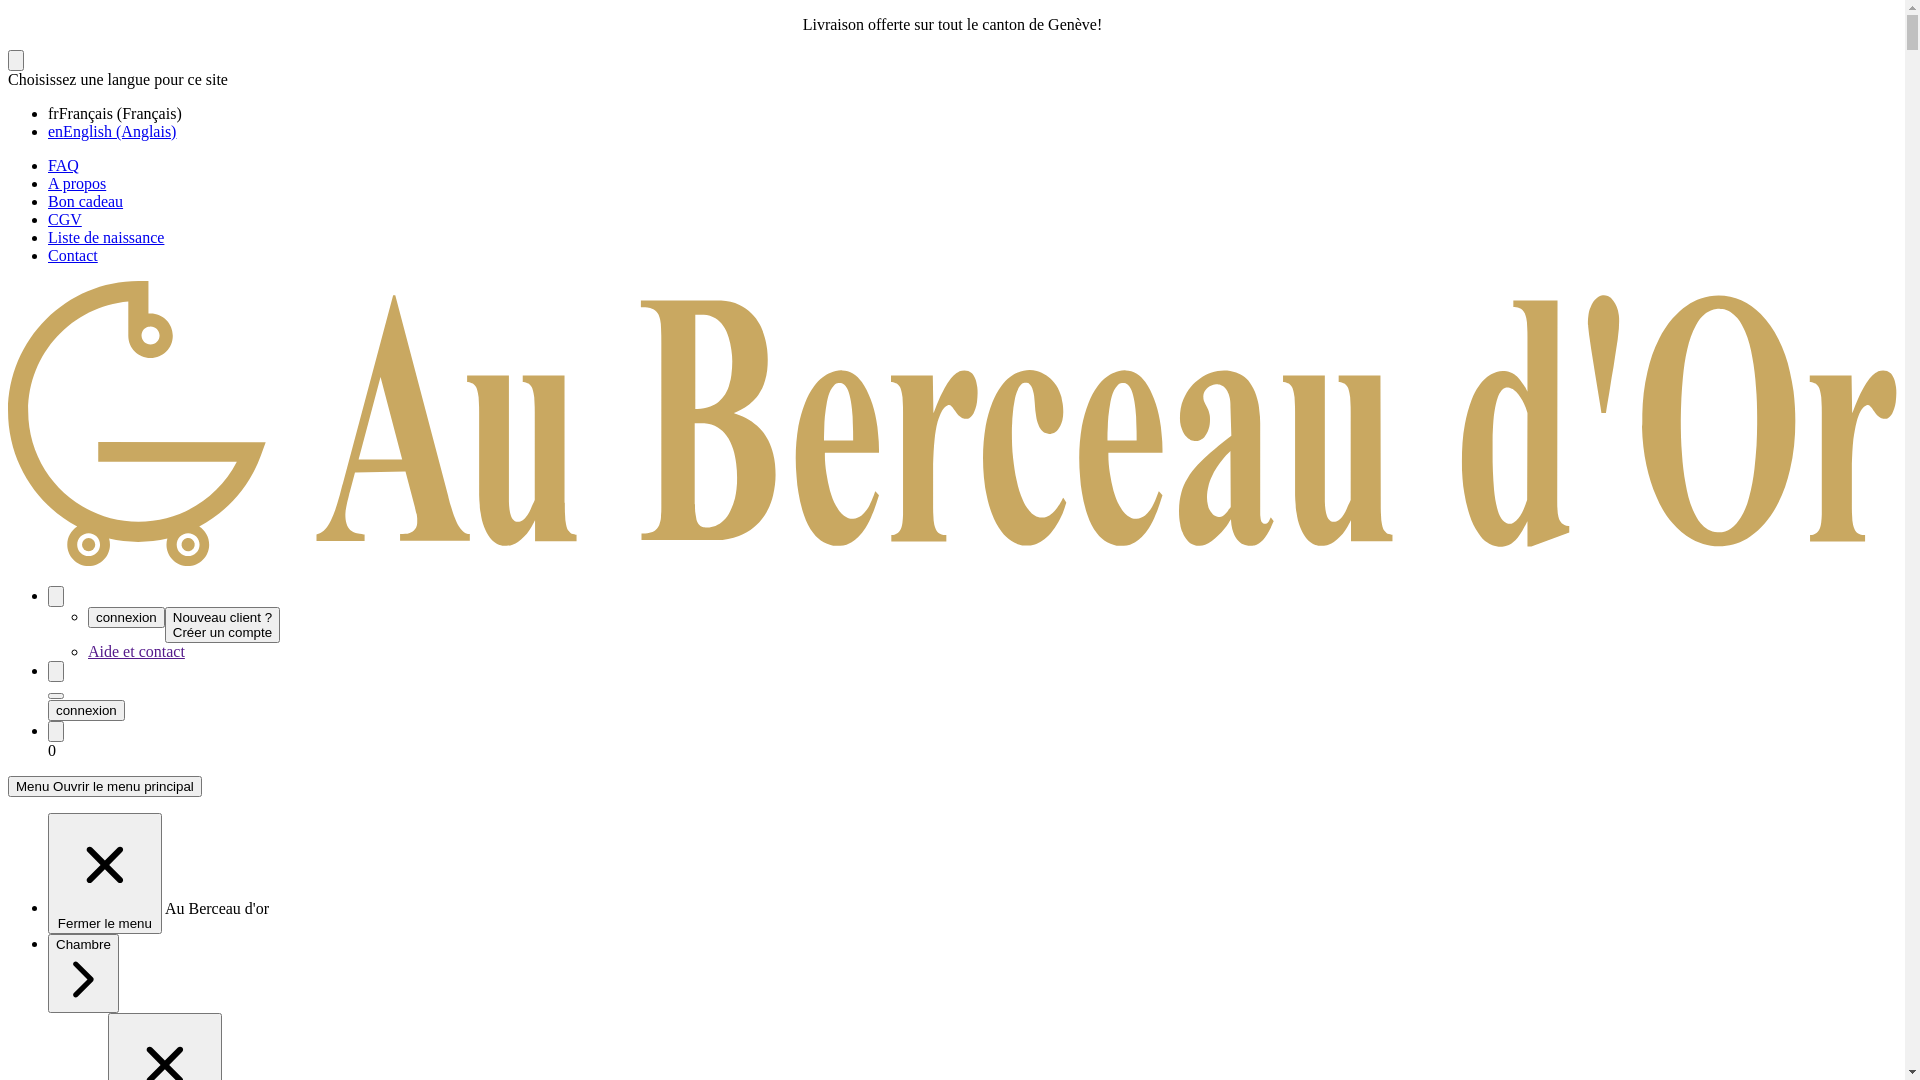 This screenshot has width=1920, height=1080. What do you see at coordinates (125, 616) in the screenshot?
I see `'connexion'` at bounding box center [125, 616].